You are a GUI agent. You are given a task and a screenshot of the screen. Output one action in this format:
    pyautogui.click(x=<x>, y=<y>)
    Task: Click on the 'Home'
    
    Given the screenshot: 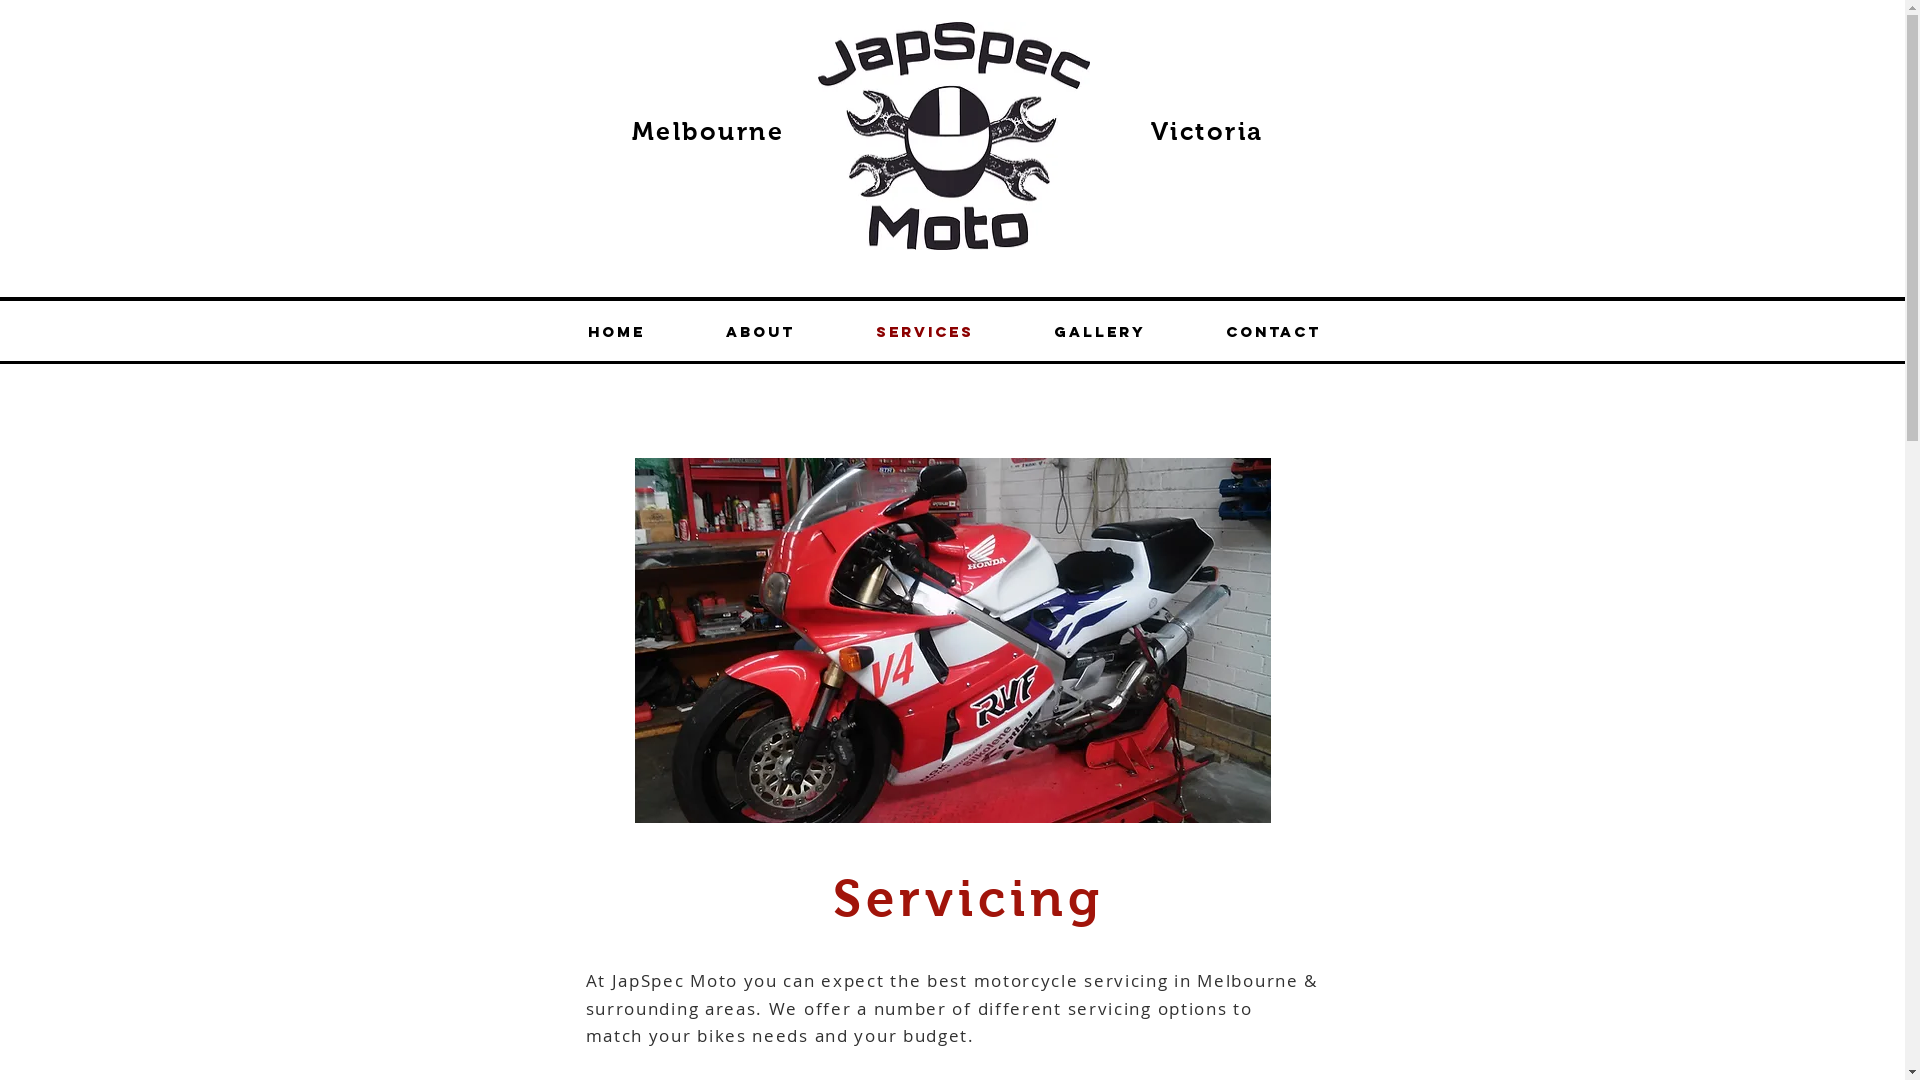 What is the action you would take?
    pyautogui.click(x=616, y=330)
    